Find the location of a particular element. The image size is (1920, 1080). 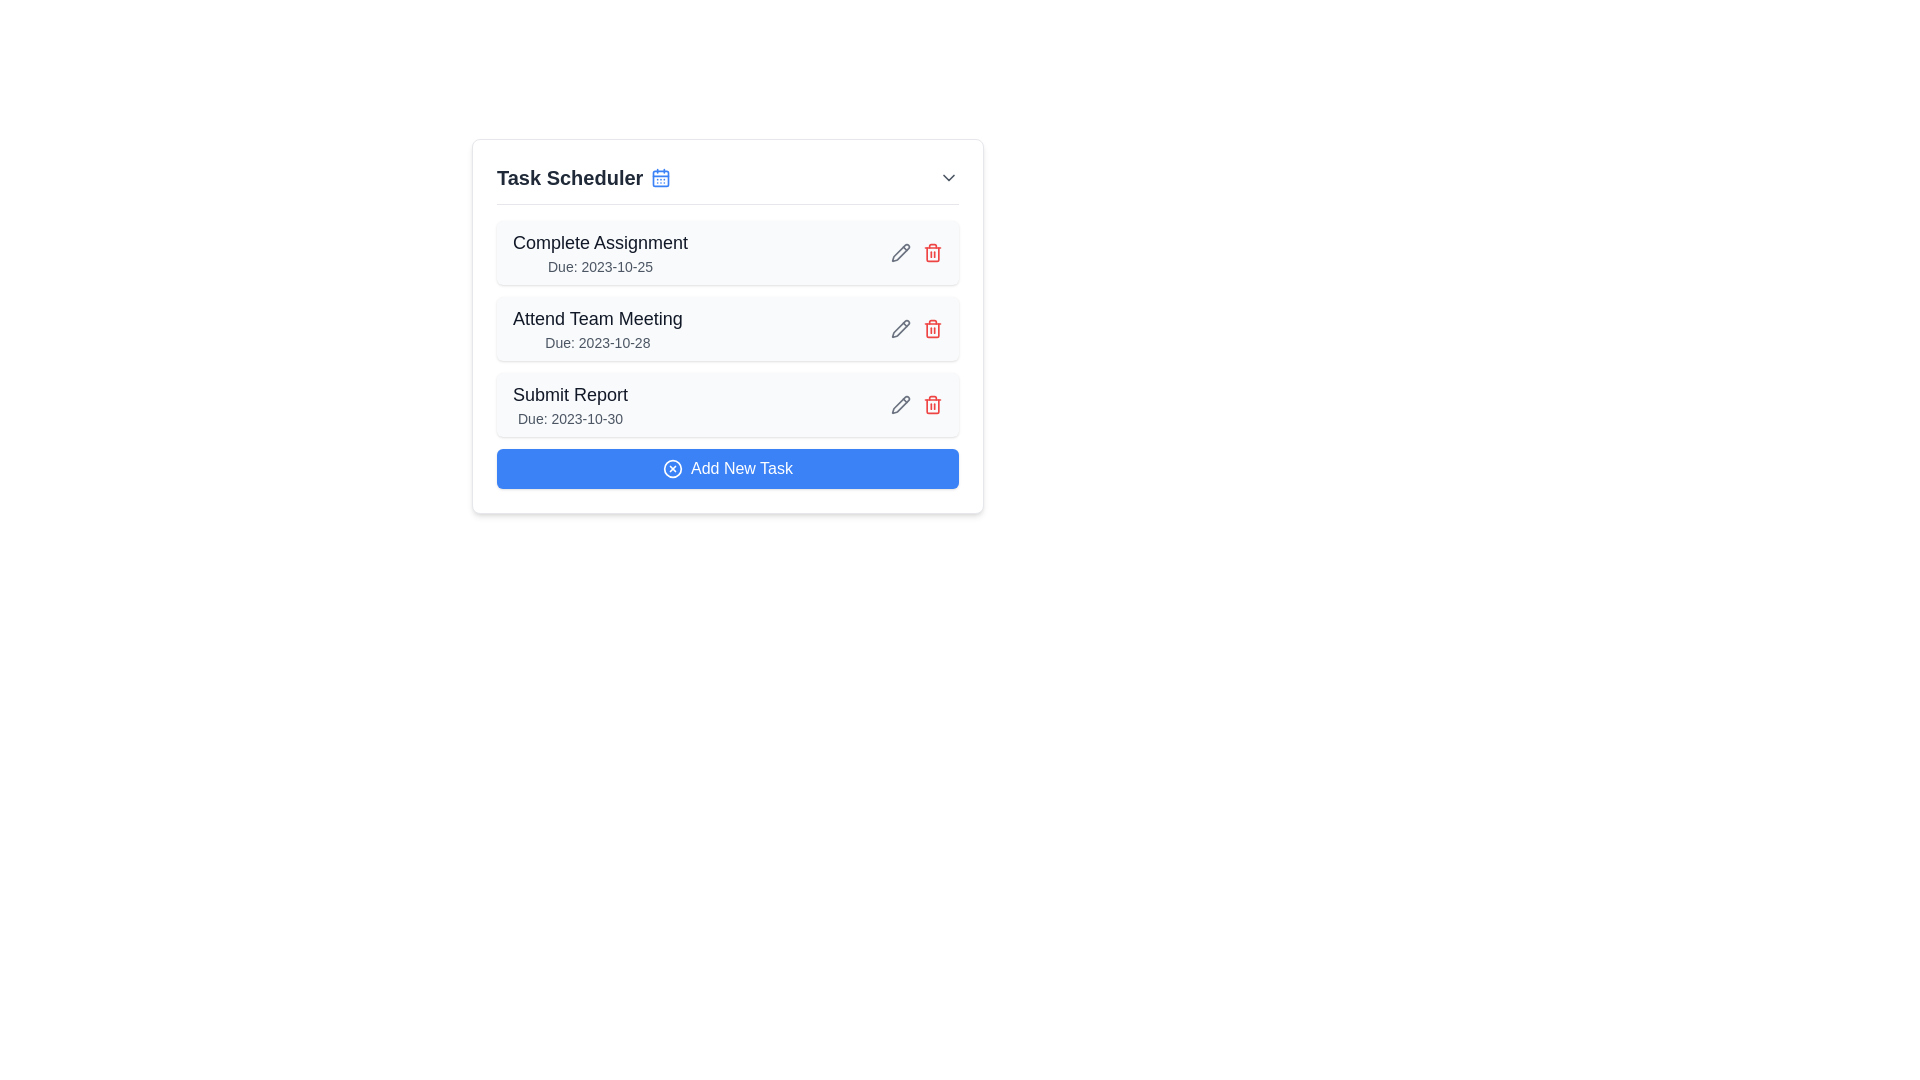

the edit icon, which is styled in gray and located within the icon group to the right of the 'Submit Report' task item in the task manager interface is located at coordinates (915, 405).